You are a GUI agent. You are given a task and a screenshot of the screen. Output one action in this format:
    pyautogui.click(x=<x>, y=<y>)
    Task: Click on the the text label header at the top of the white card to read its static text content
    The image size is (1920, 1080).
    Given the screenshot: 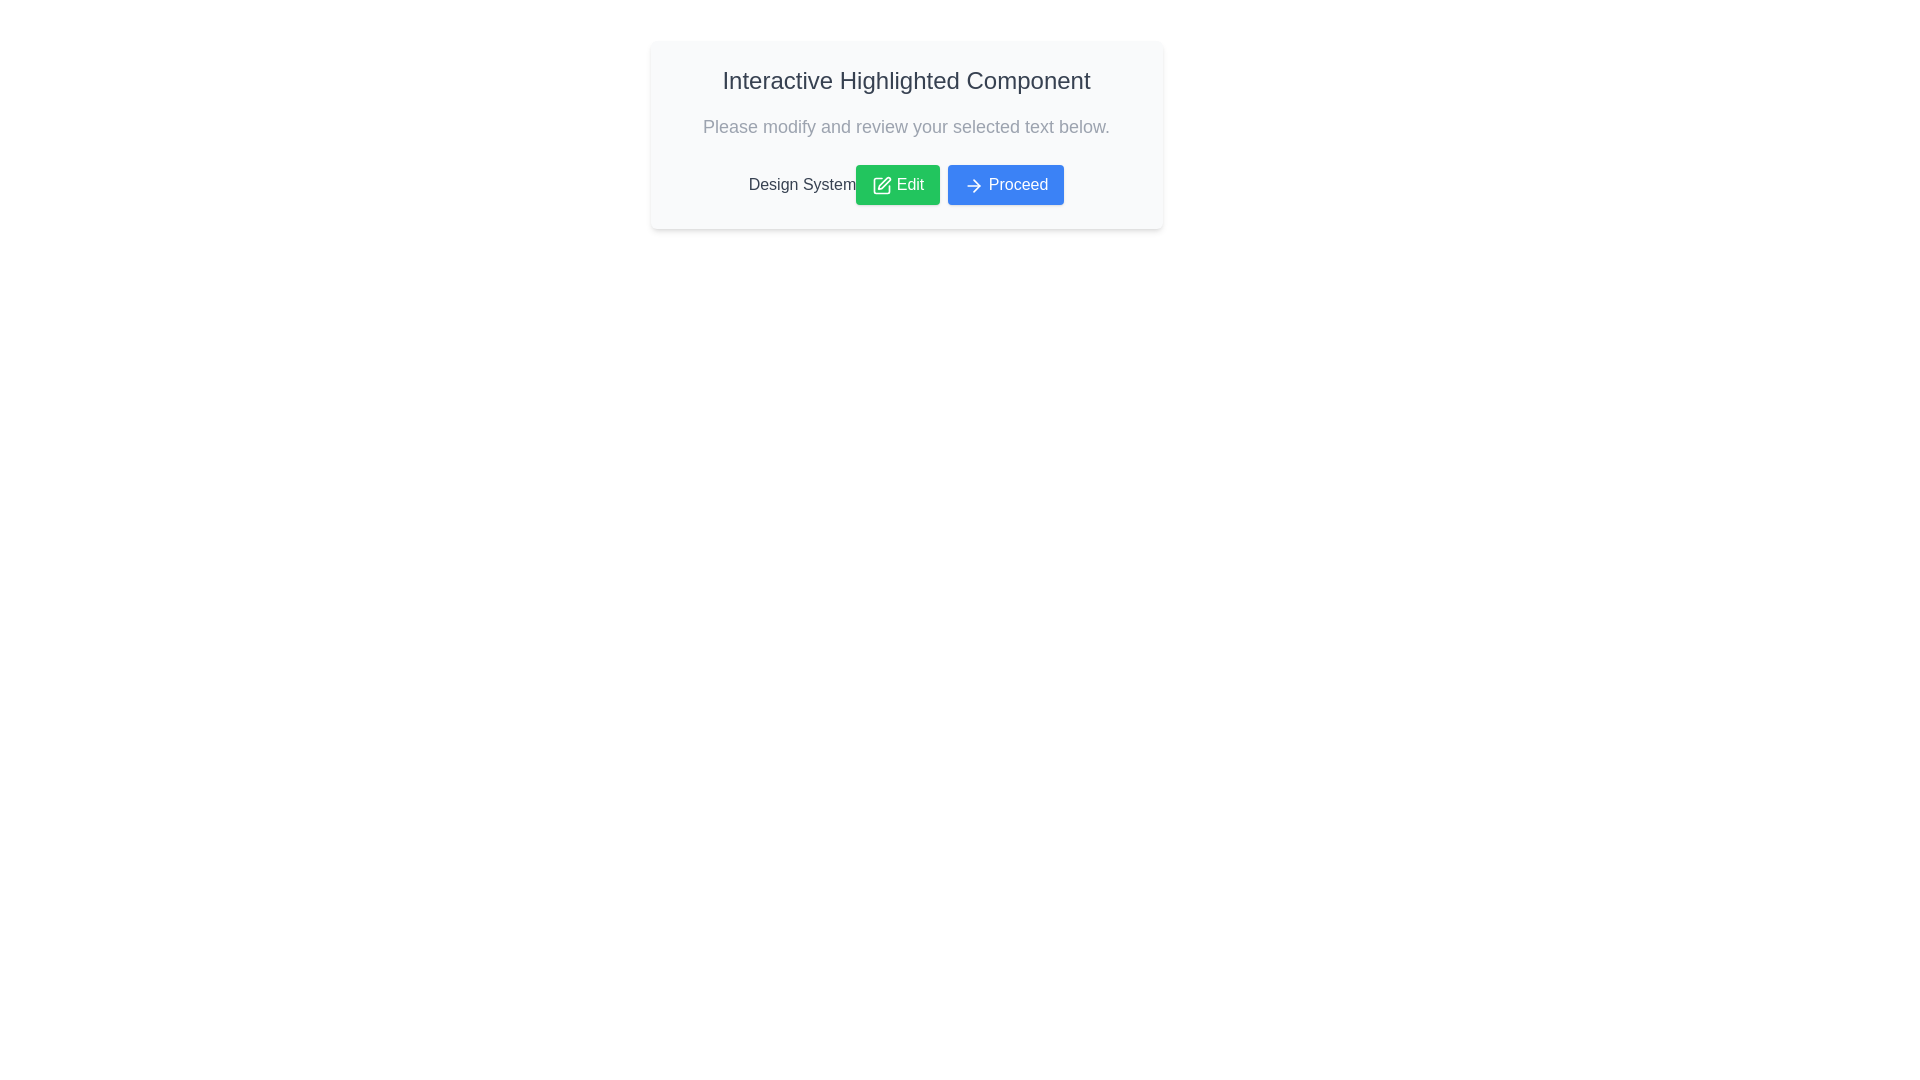 What is the action you would take?
    pyautogui.click(x=905, y=80)
    